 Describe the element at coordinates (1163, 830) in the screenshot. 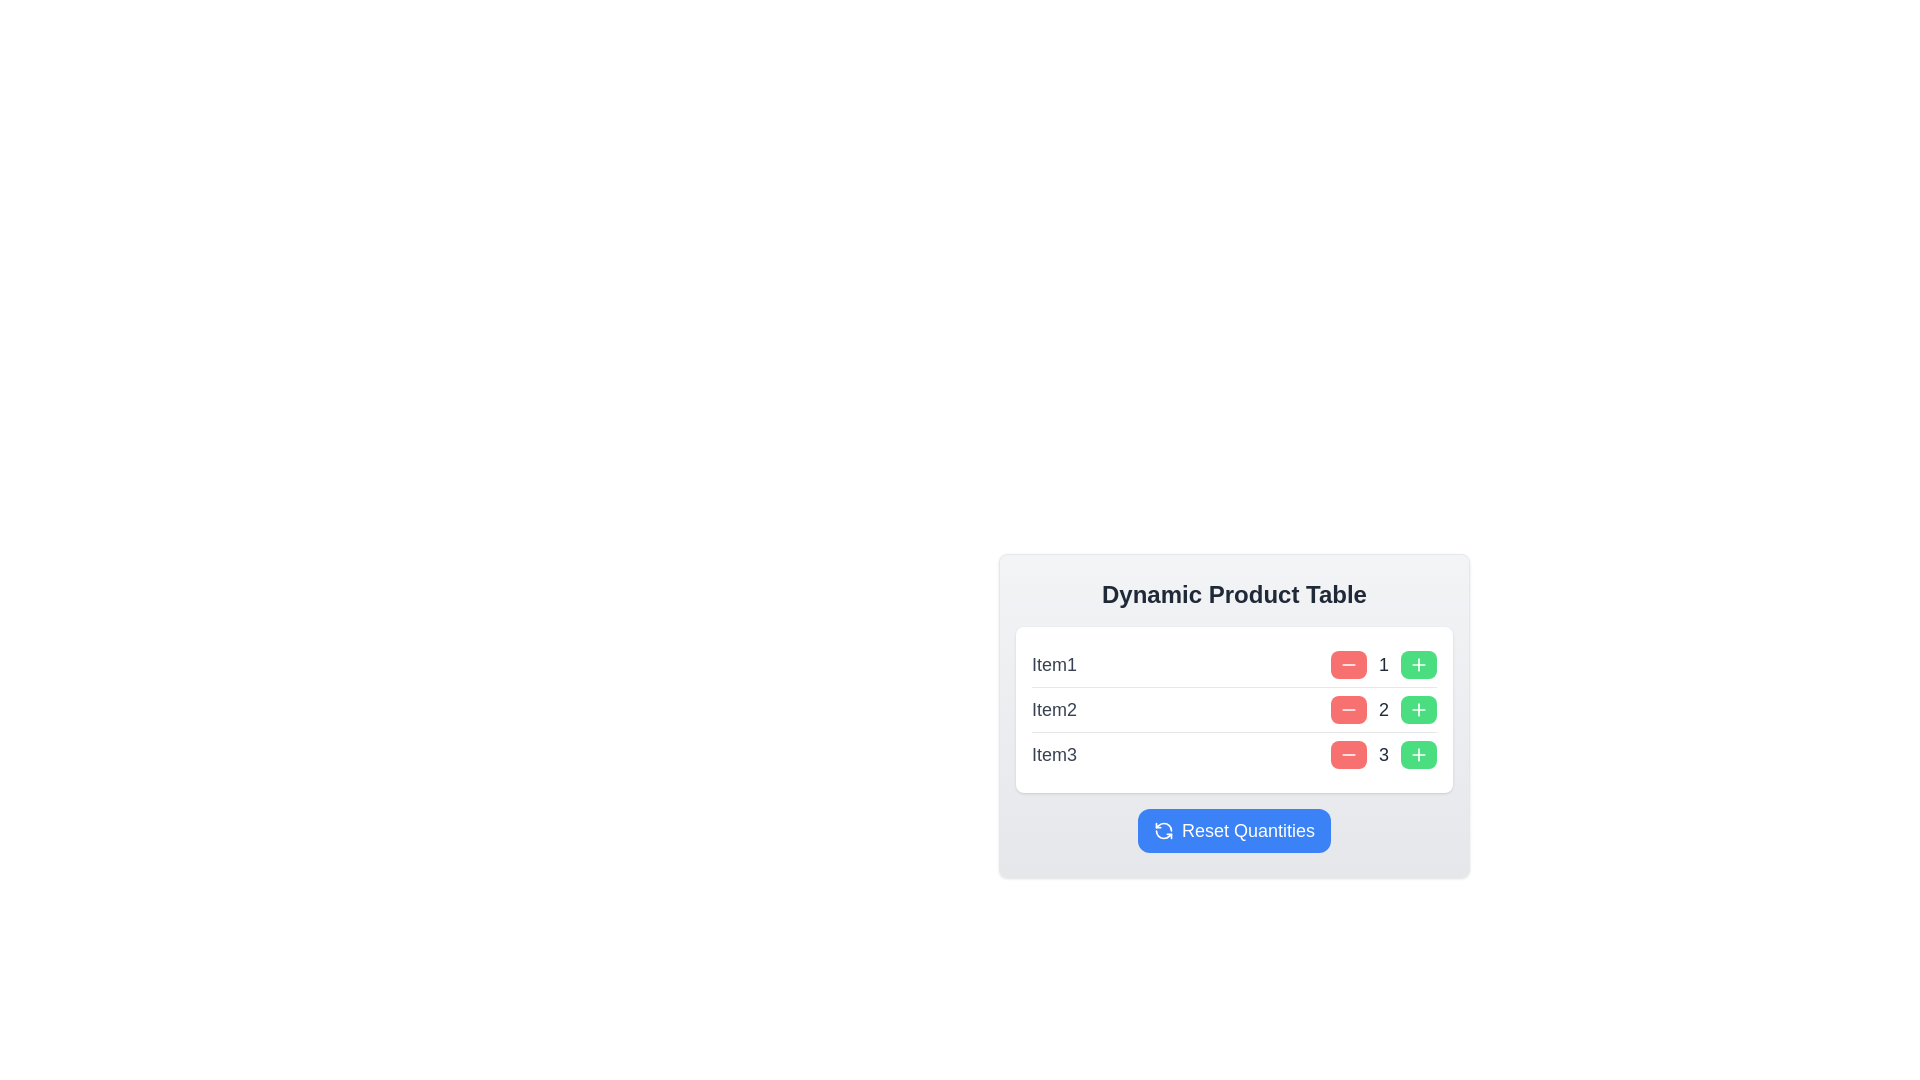

I see `the reset icon located on the left side of the 'Reset Quantities' button at the bottom center of the interface` at that location.